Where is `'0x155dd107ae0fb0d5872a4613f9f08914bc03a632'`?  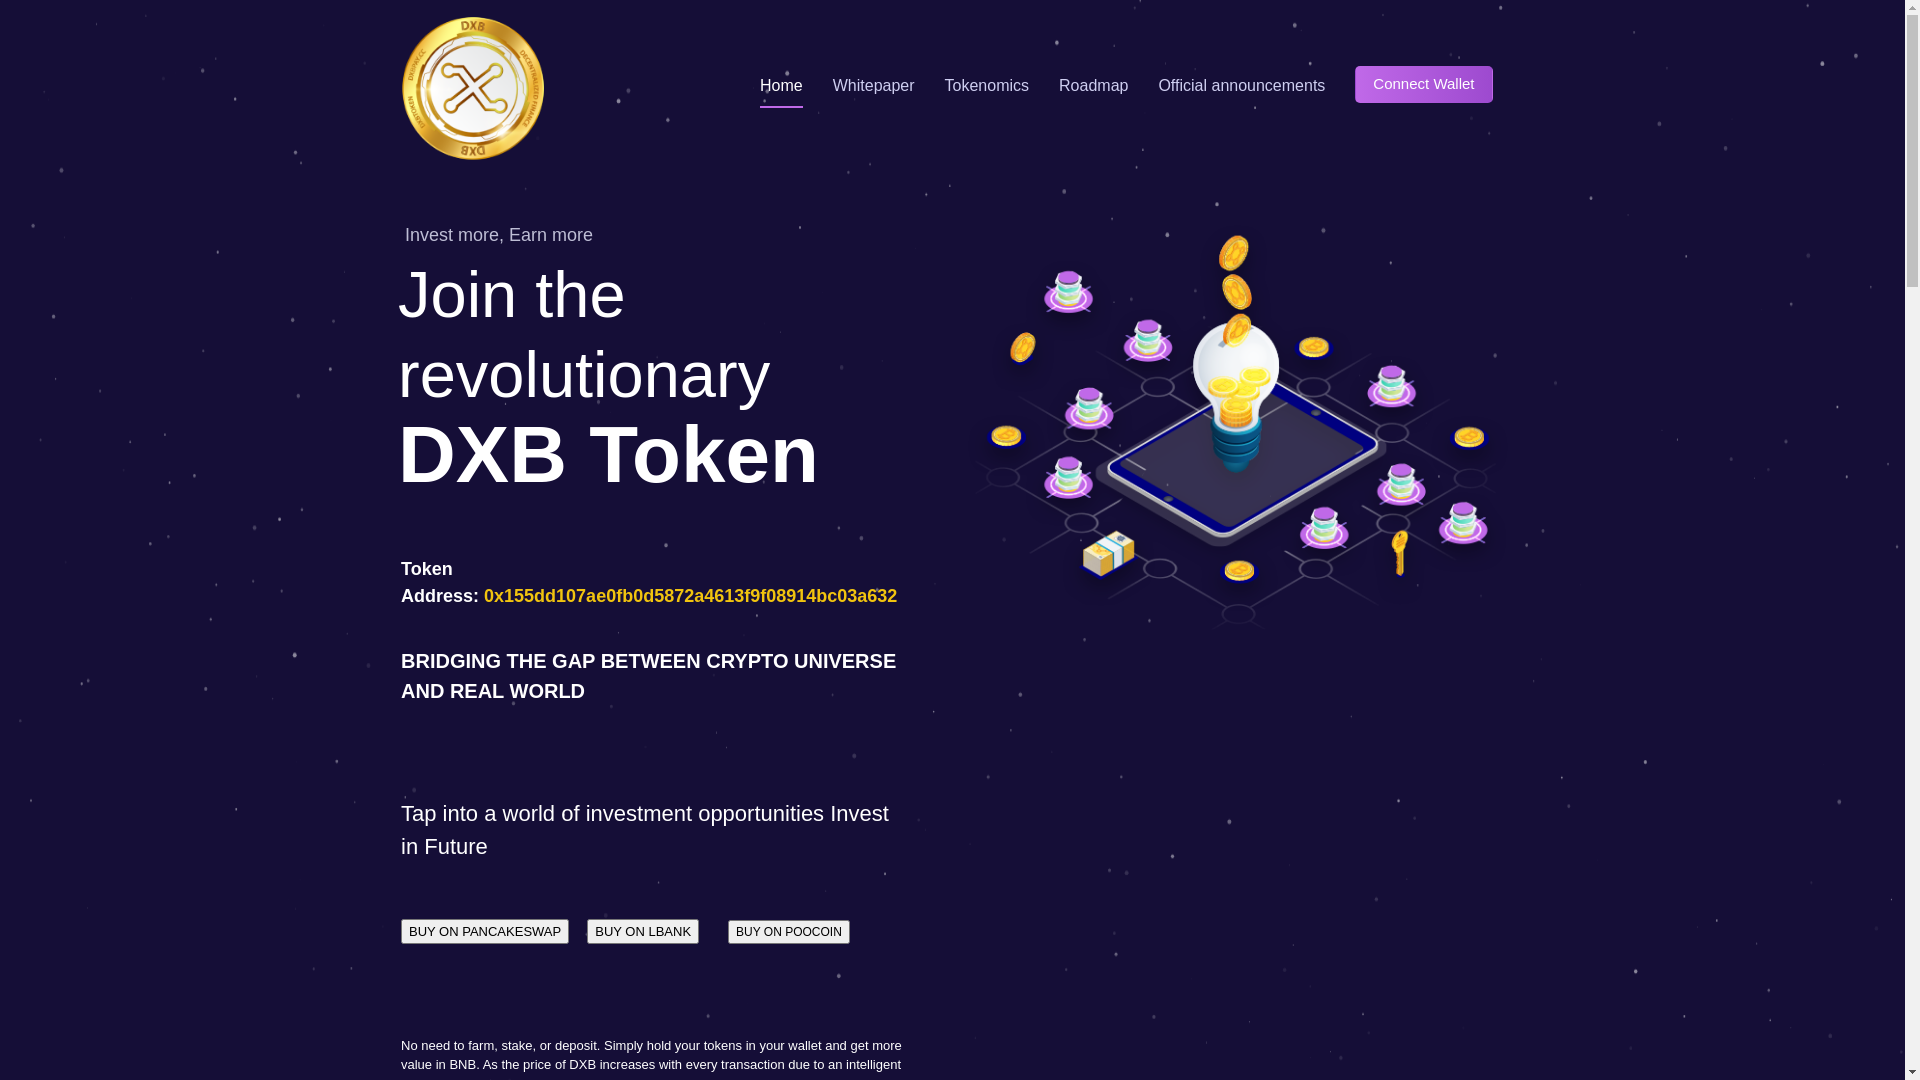
'0x155dd107ae0fb0d5872a4613f9f08914bc03a632' is located at coordinates (690, 593).